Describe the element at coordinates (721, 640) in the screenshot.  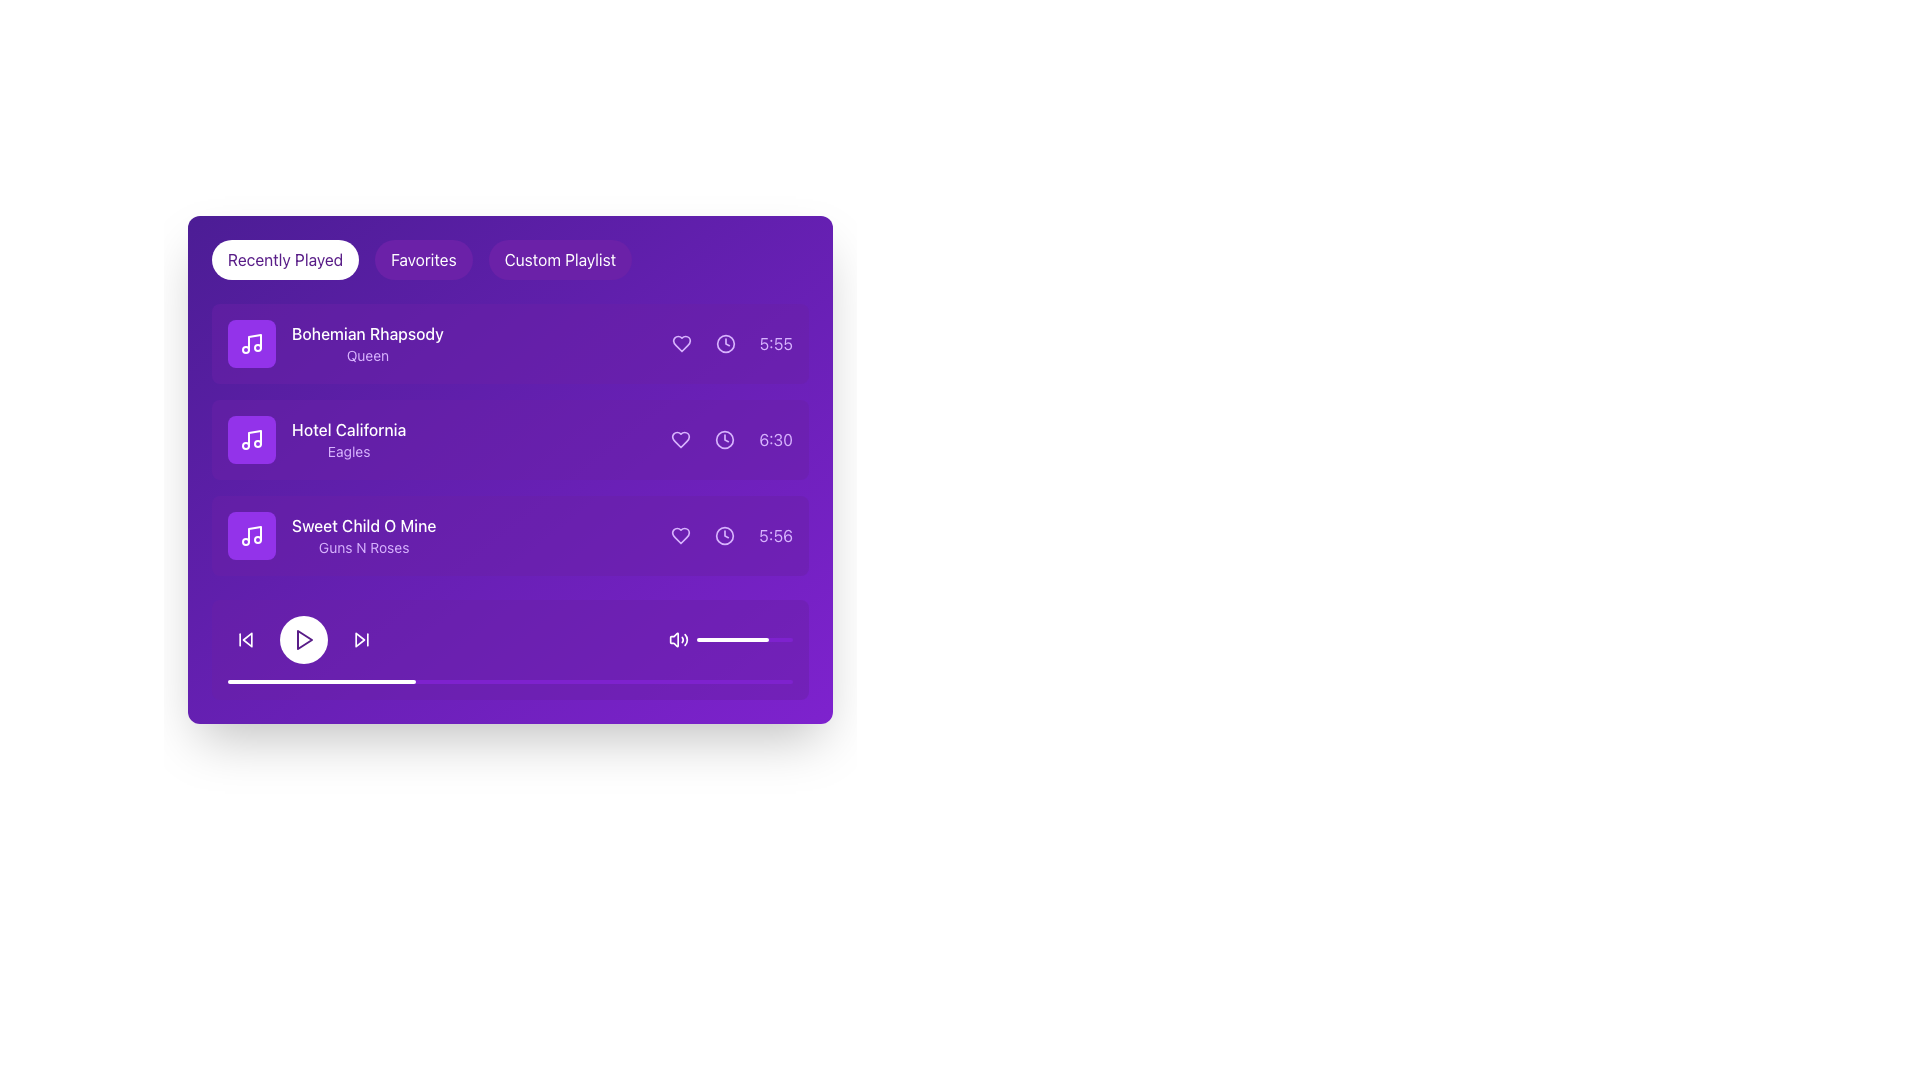
I see `the volume level` at that location.